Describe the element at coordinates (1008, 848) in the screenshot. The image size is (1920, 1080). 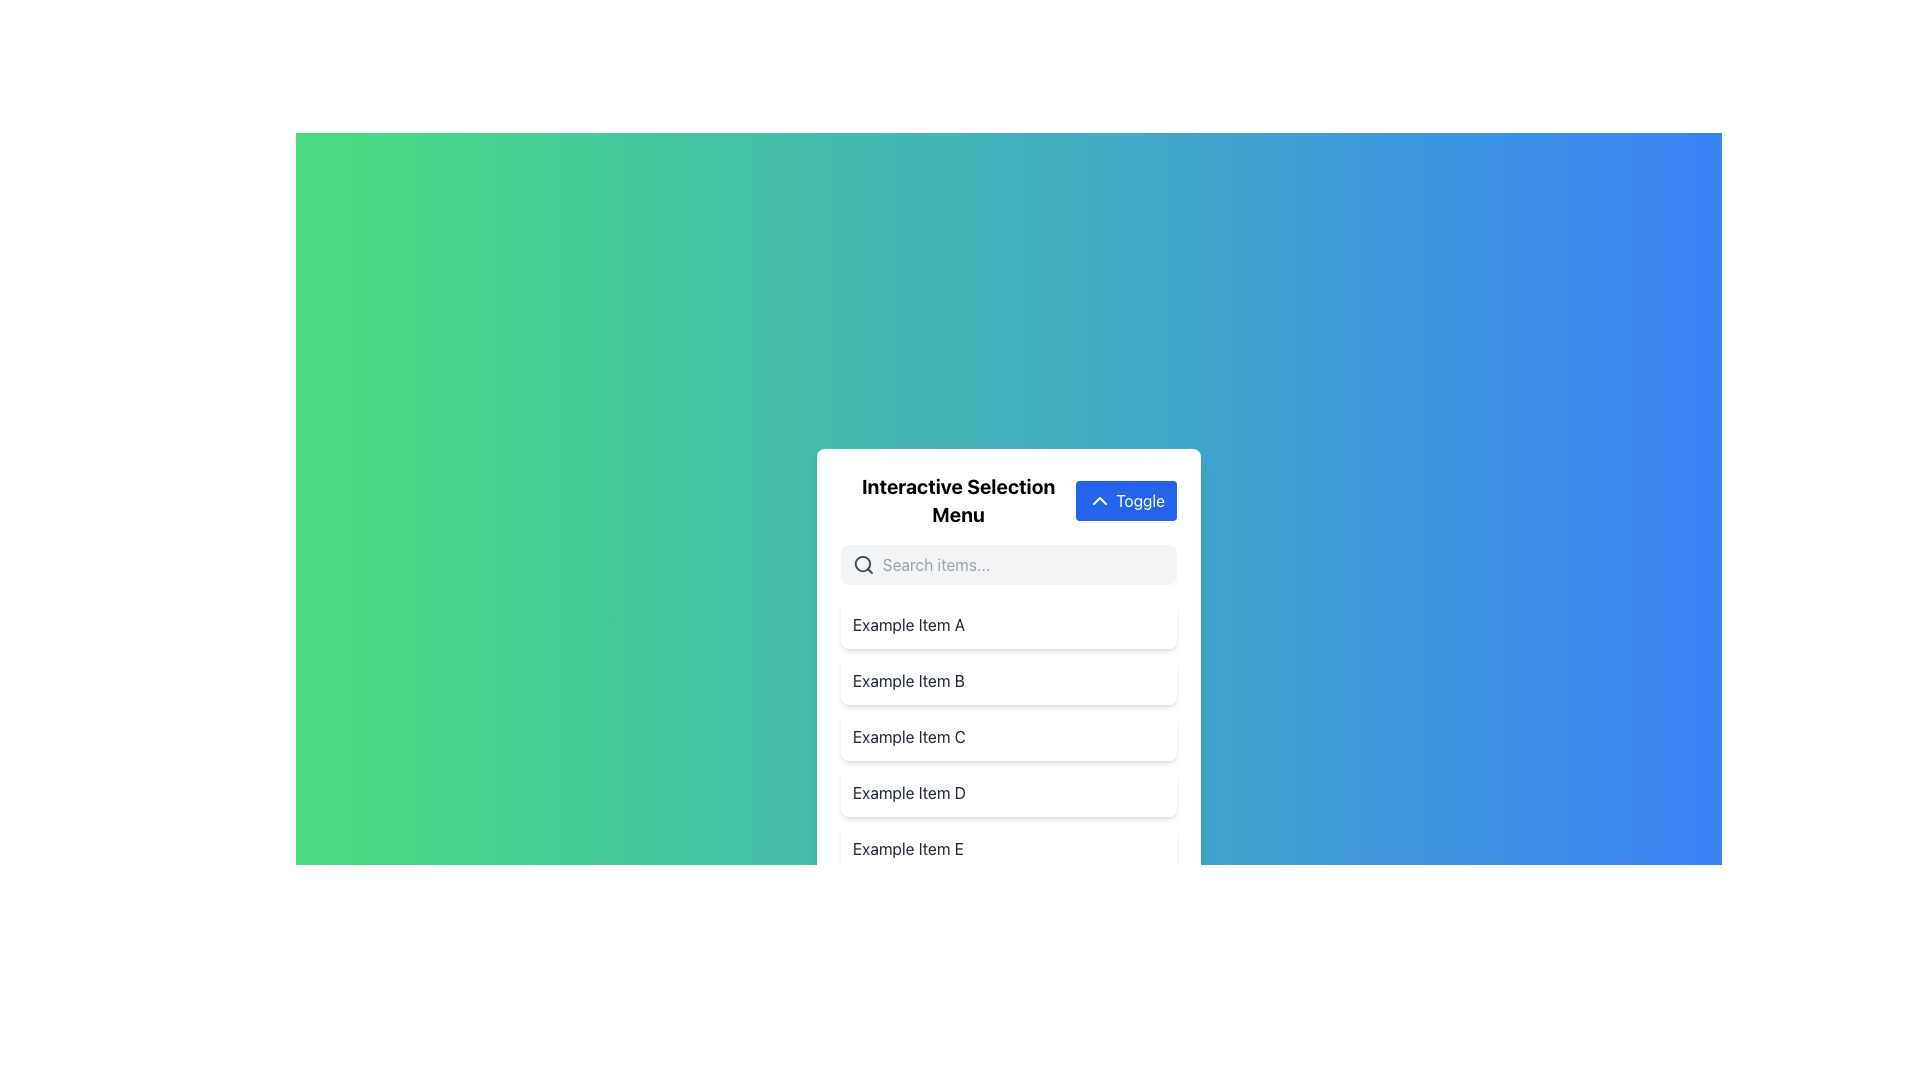
I see `on the list item labeled 'Example Item E', which is the last item in a vertical selection list located below a search bar and toggle switch` at that location.